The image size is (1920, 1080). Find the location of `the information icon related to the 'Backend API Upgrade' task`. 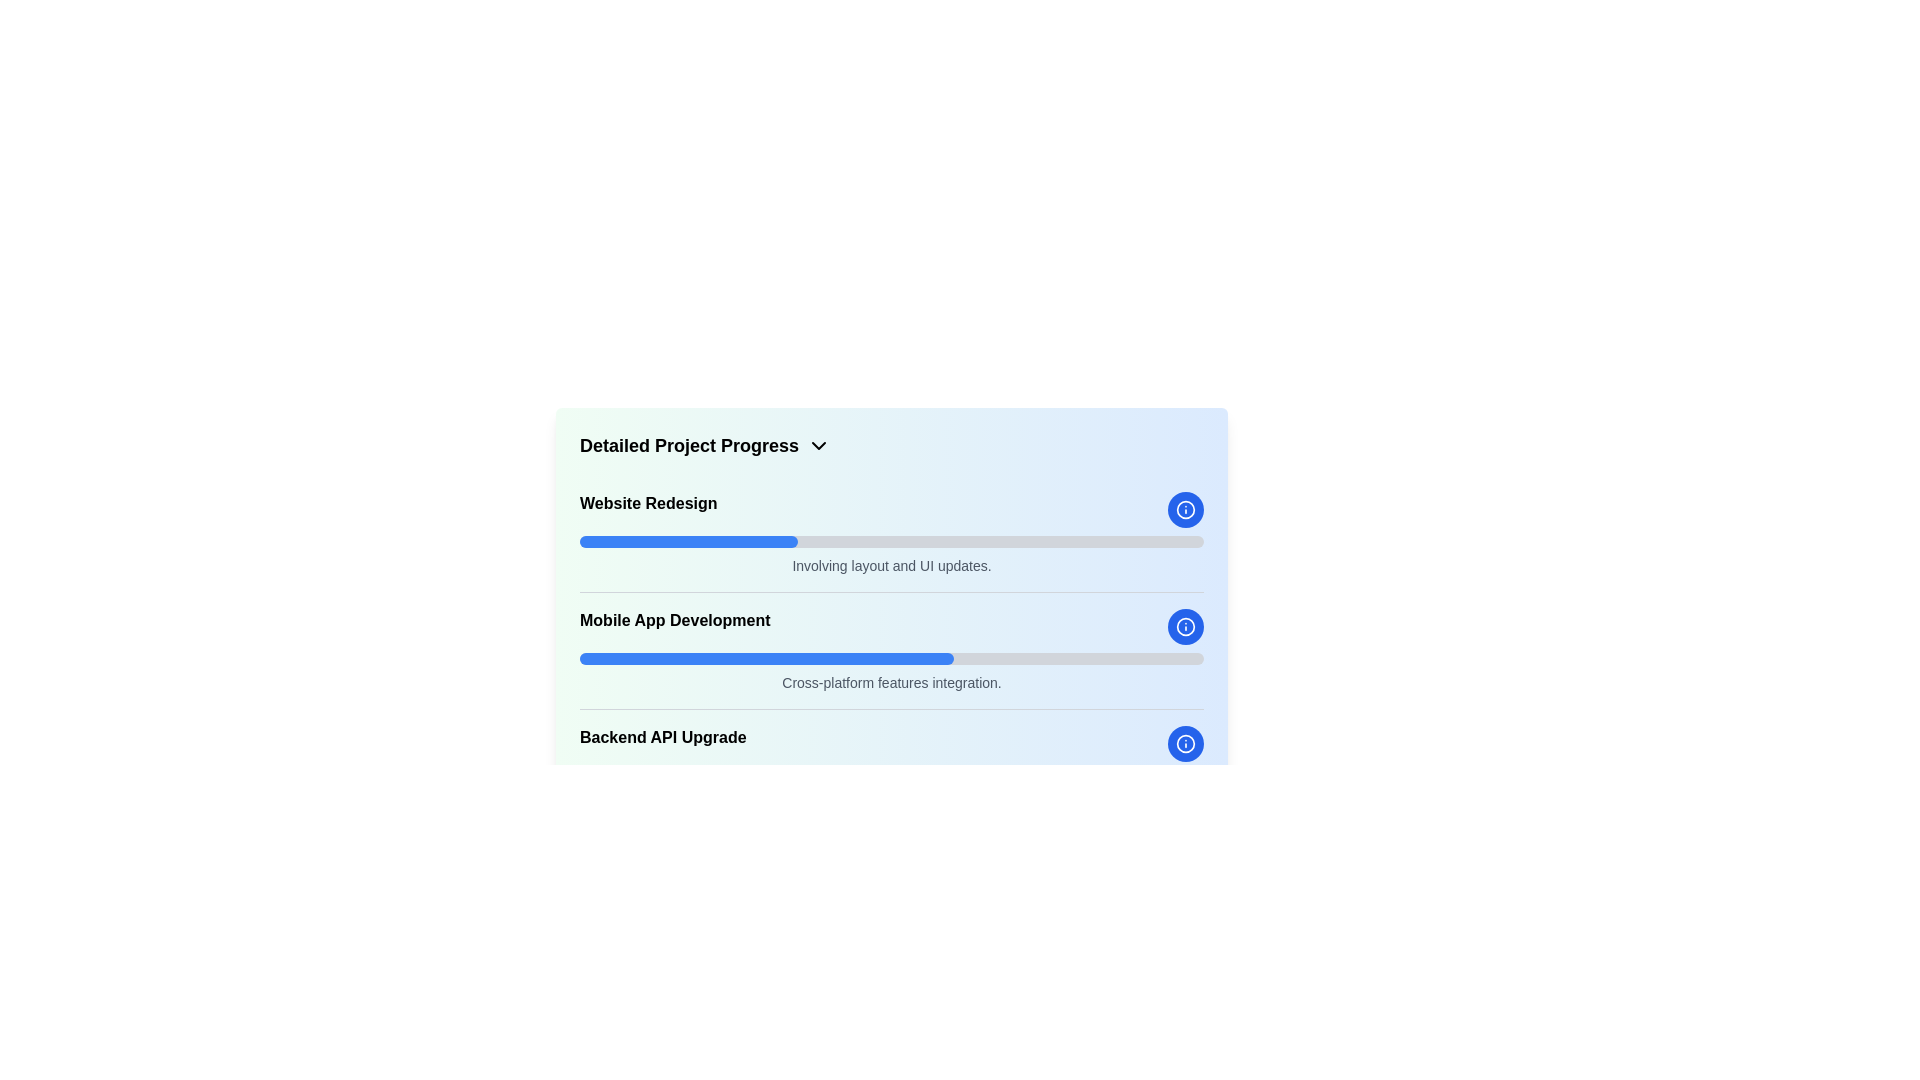

the information icon related to the 'Backend API Upgrade' task is located at coordinates (1185, 744).